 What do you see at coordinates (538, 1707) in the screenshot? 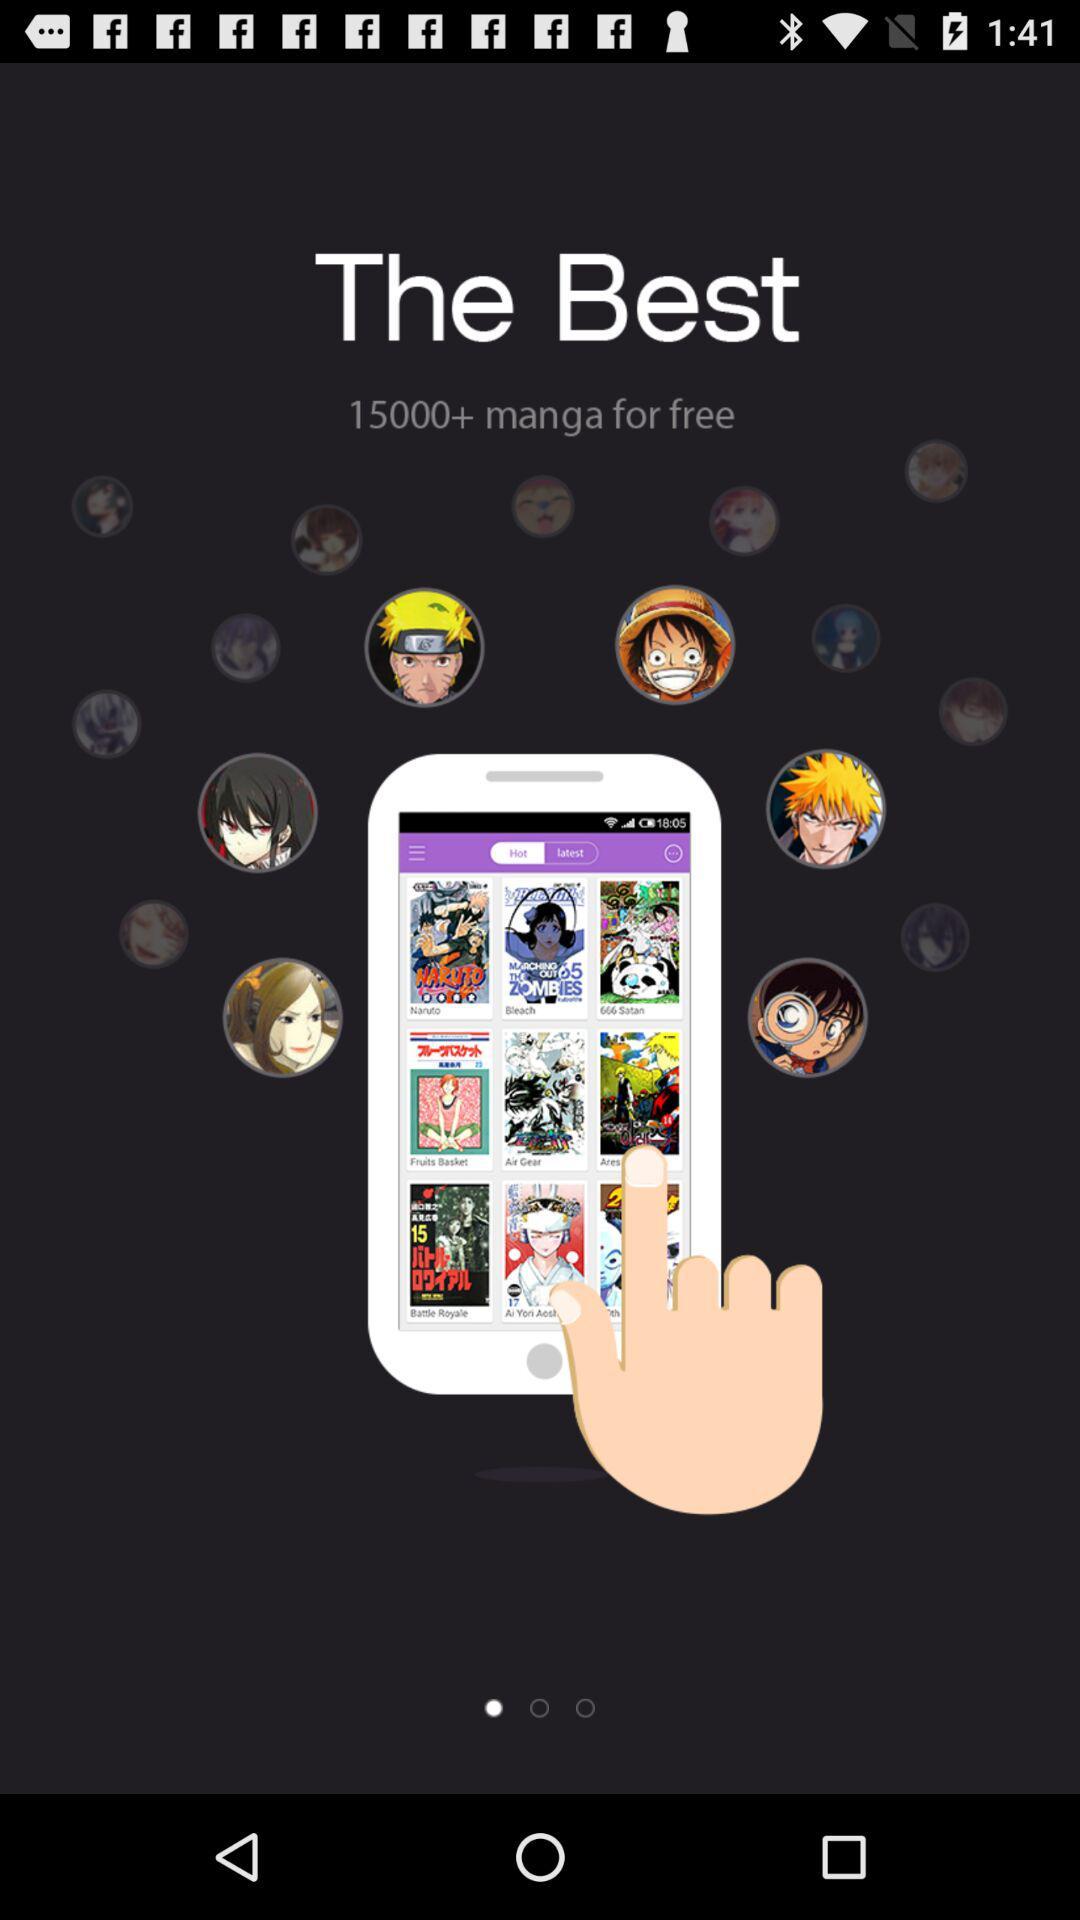
I see `screen next page button` at bounding box center [538, 1707].